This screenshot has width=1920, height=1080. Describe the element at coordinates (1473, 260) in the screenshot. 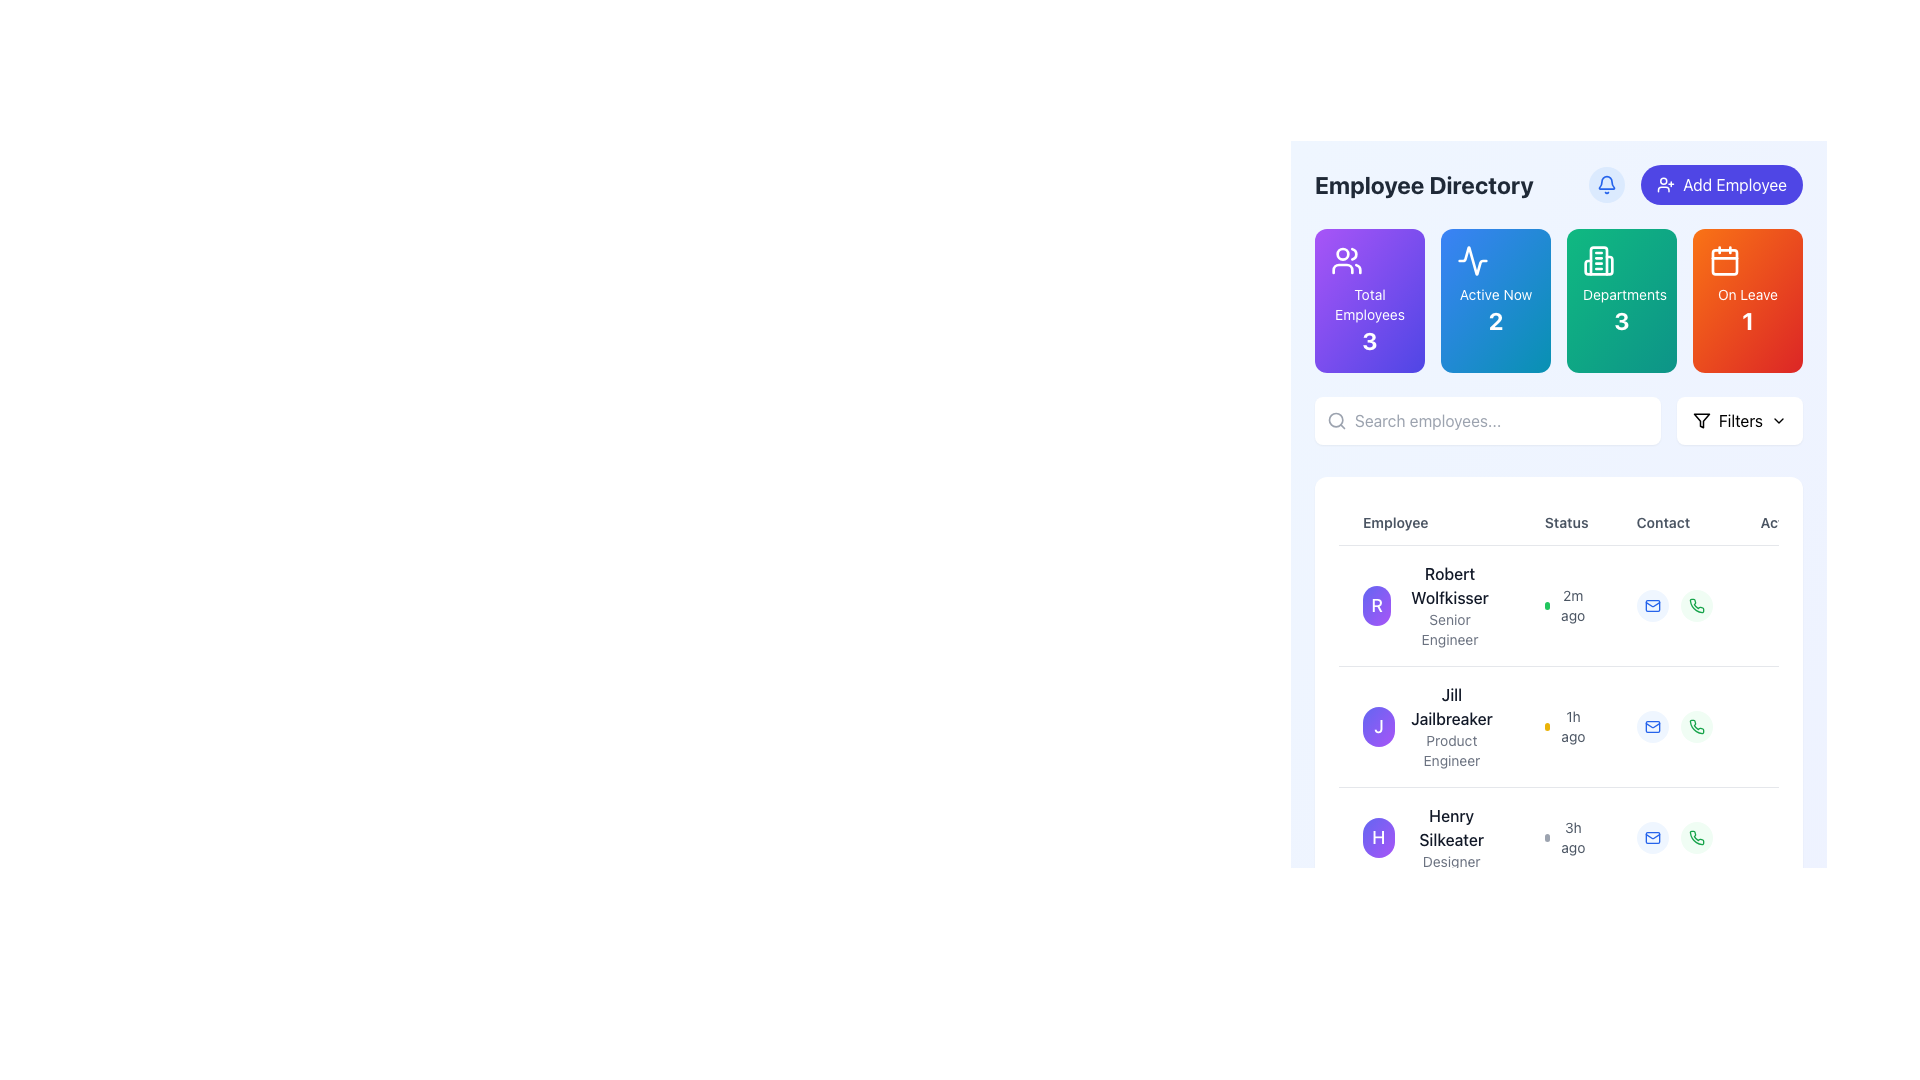

I see `the graphical representation of the SVG icon within the blue 'Active Now' card labeled 'Active Now' with the number '2' beneath it, which is the second card under 'Employee Directory'` at that location.